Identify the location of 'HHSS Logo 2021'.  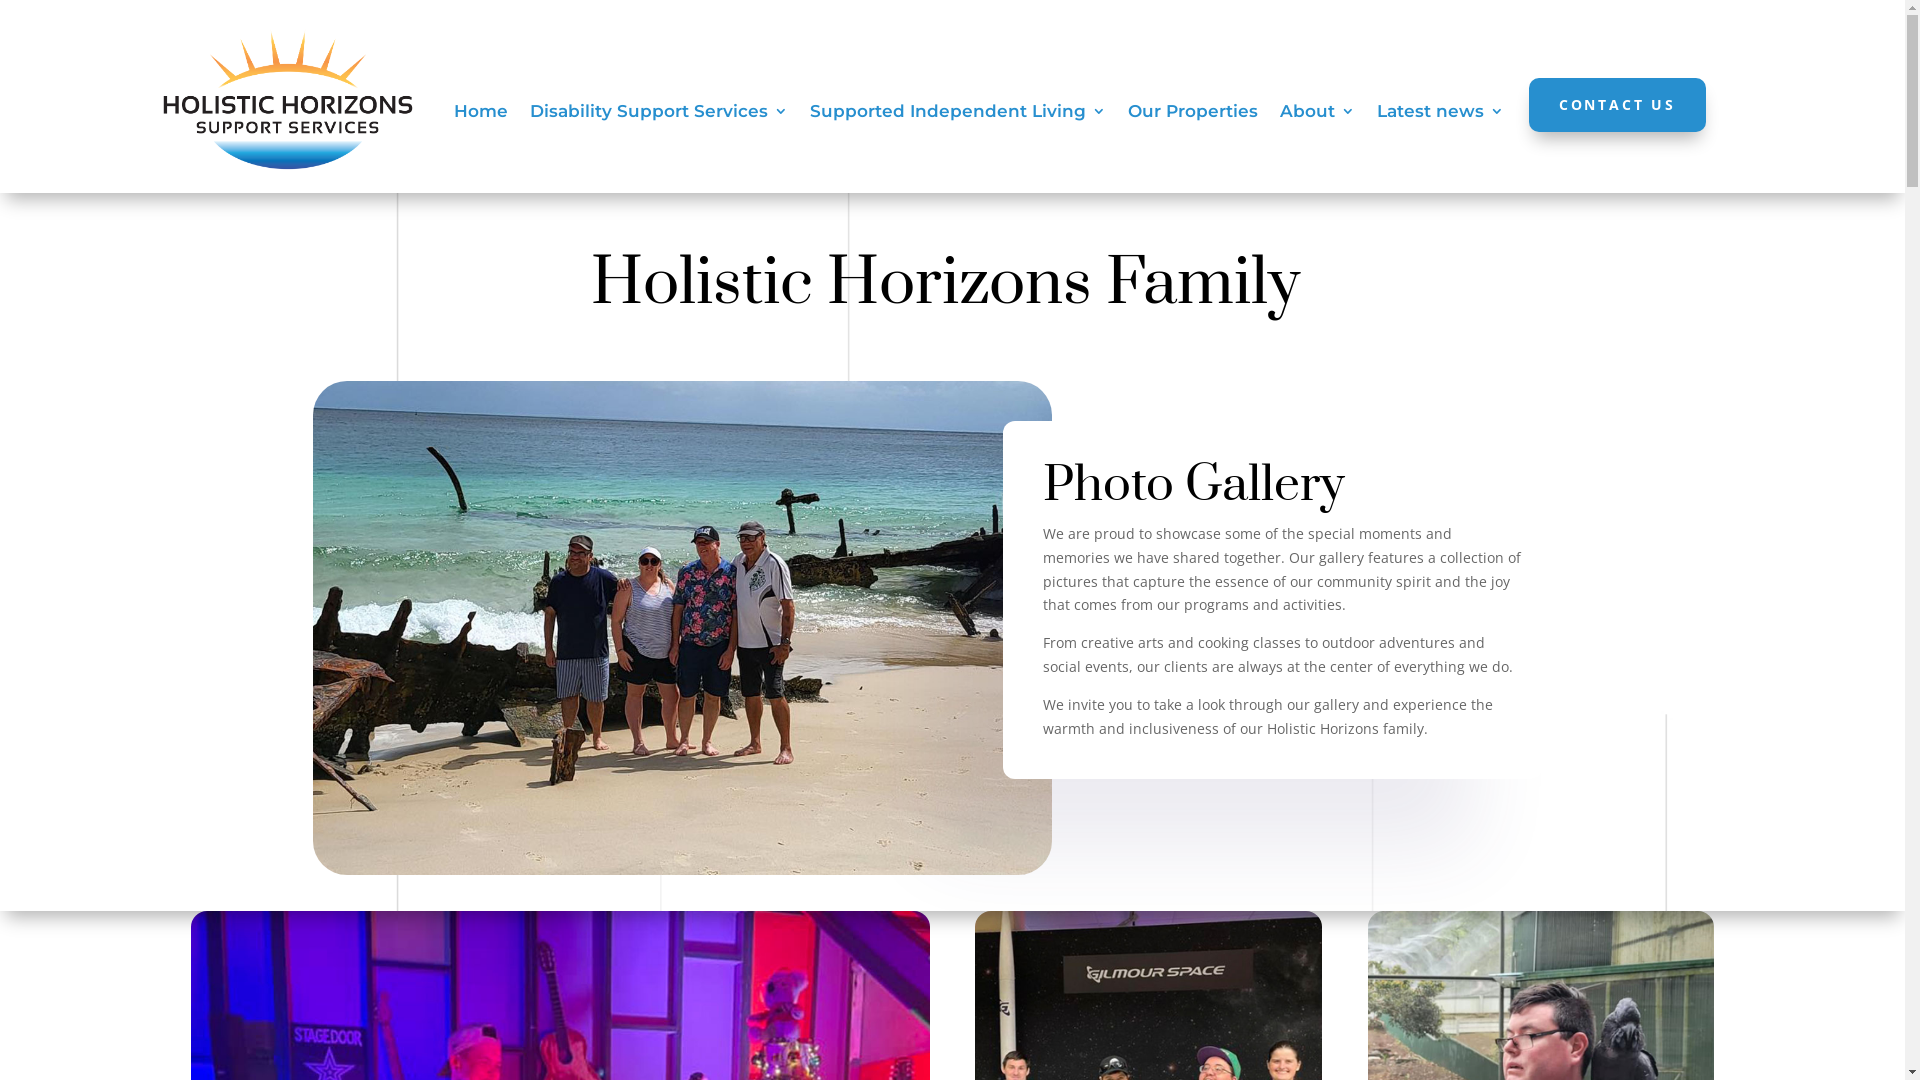
(287, 99).